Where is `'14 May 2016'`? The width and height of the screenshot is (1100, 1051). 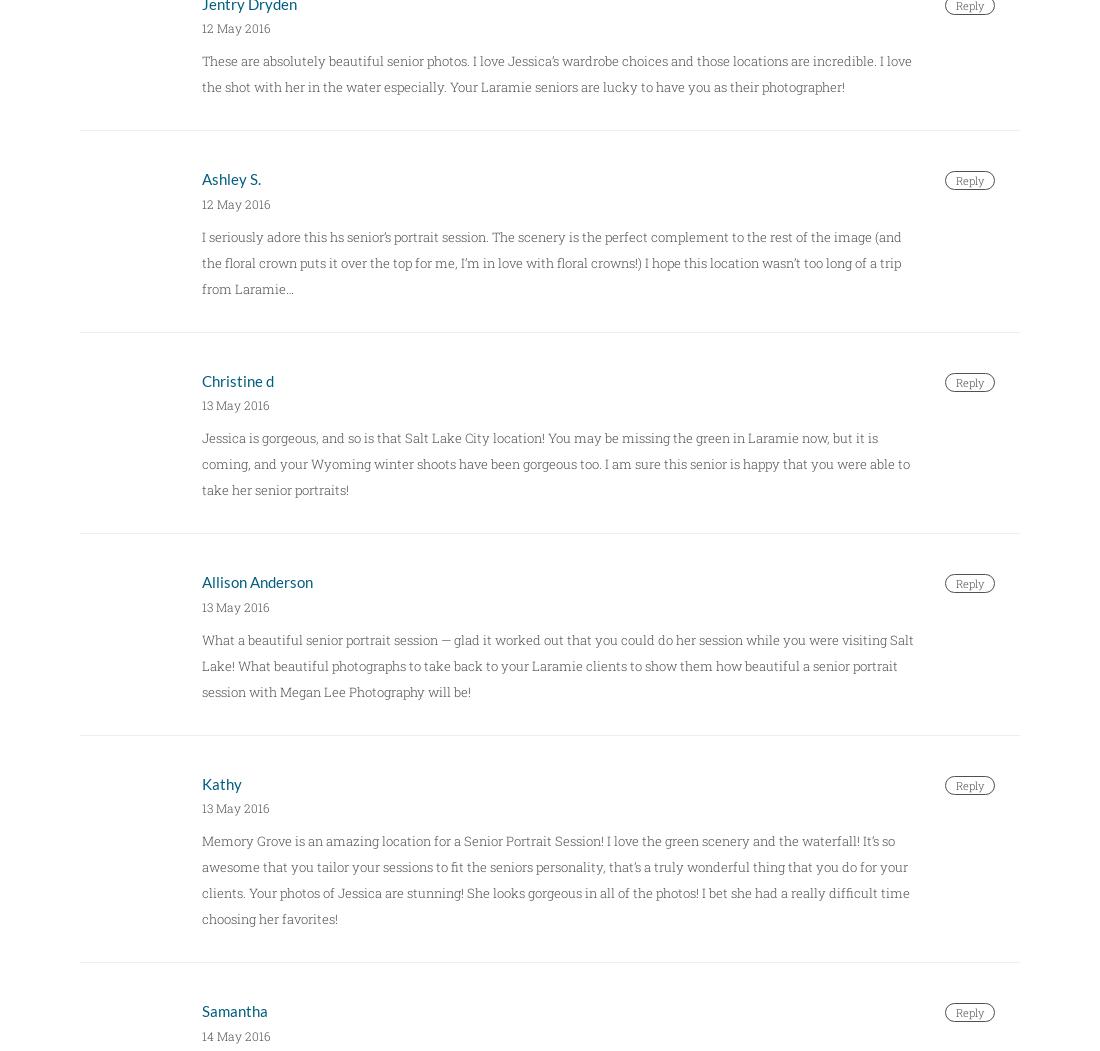 '14 May 2016' is located at coordinates (200, 1034).